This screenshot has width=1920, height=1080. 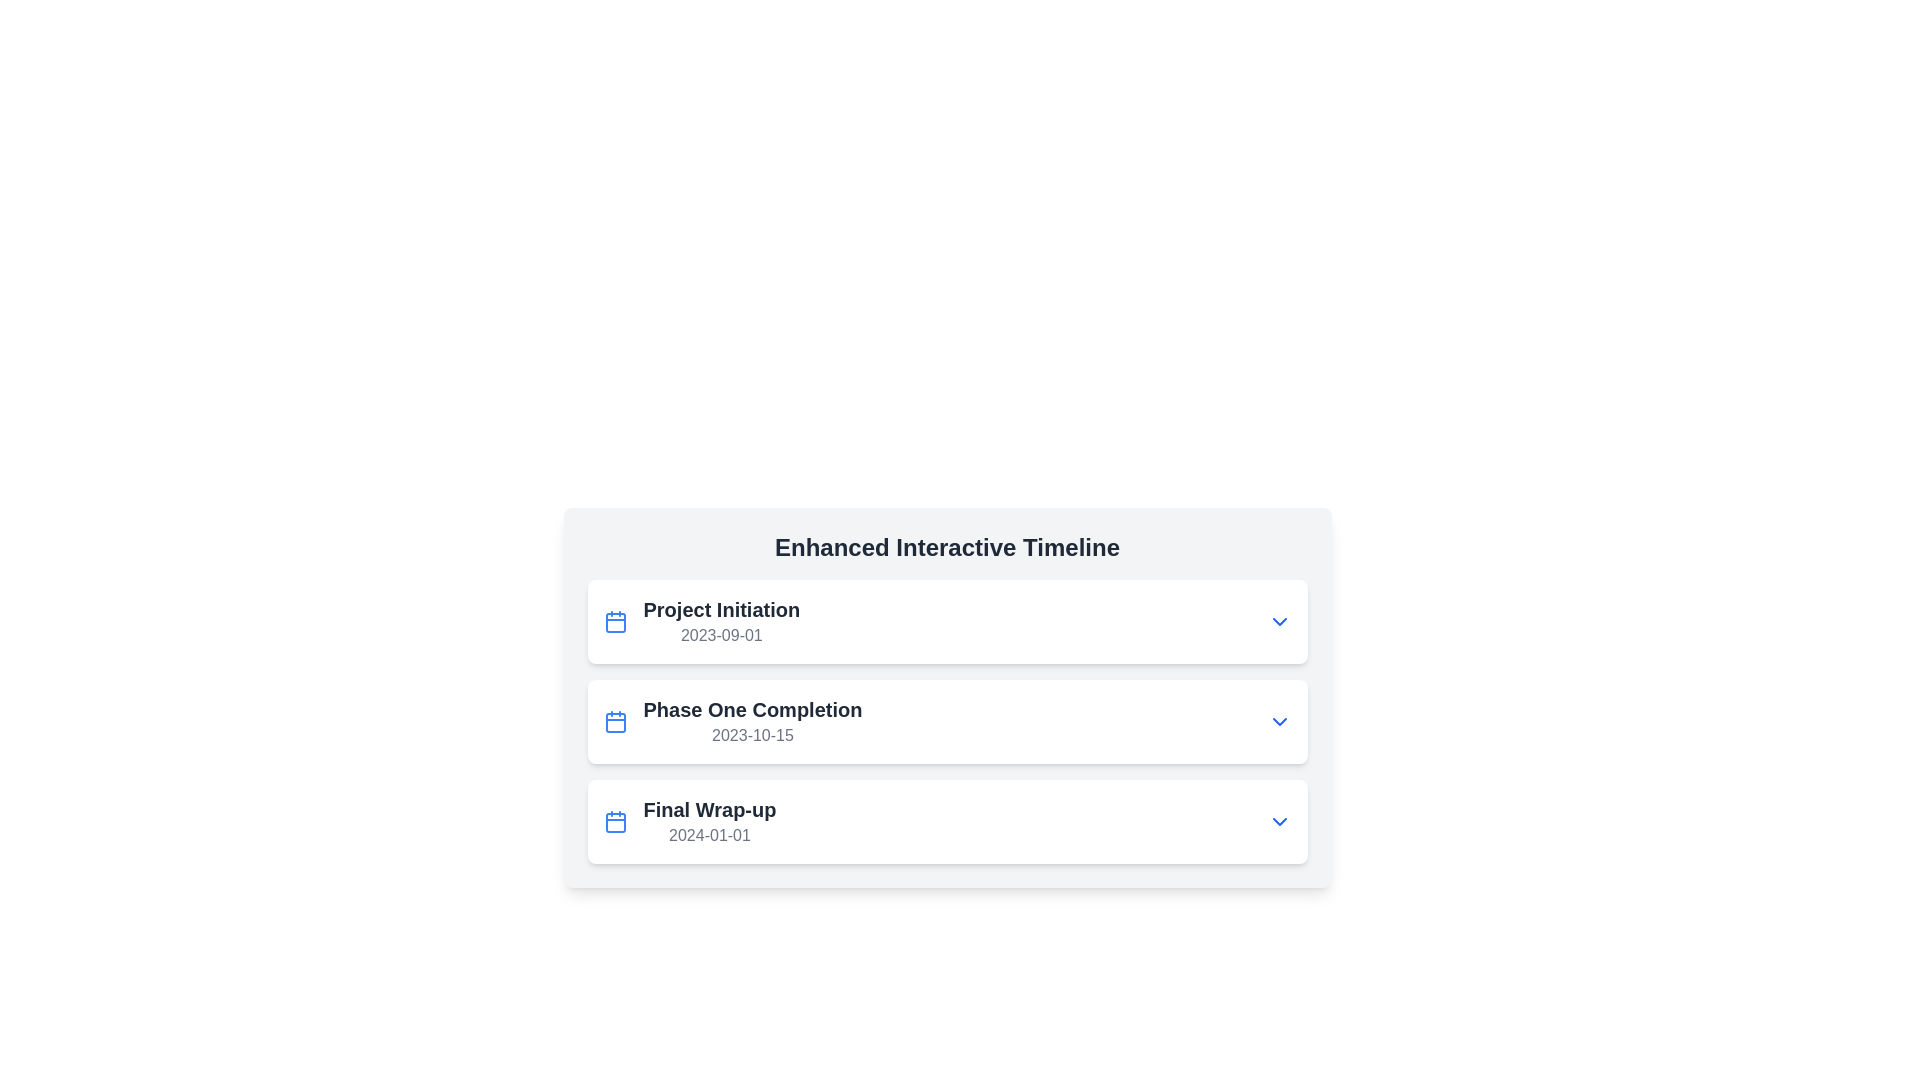 I want to click on the rounded rectangle element of the SVG calendar icon located near the top-left corner of the 'Project Initiation' entry, so click(x=614, y=622).